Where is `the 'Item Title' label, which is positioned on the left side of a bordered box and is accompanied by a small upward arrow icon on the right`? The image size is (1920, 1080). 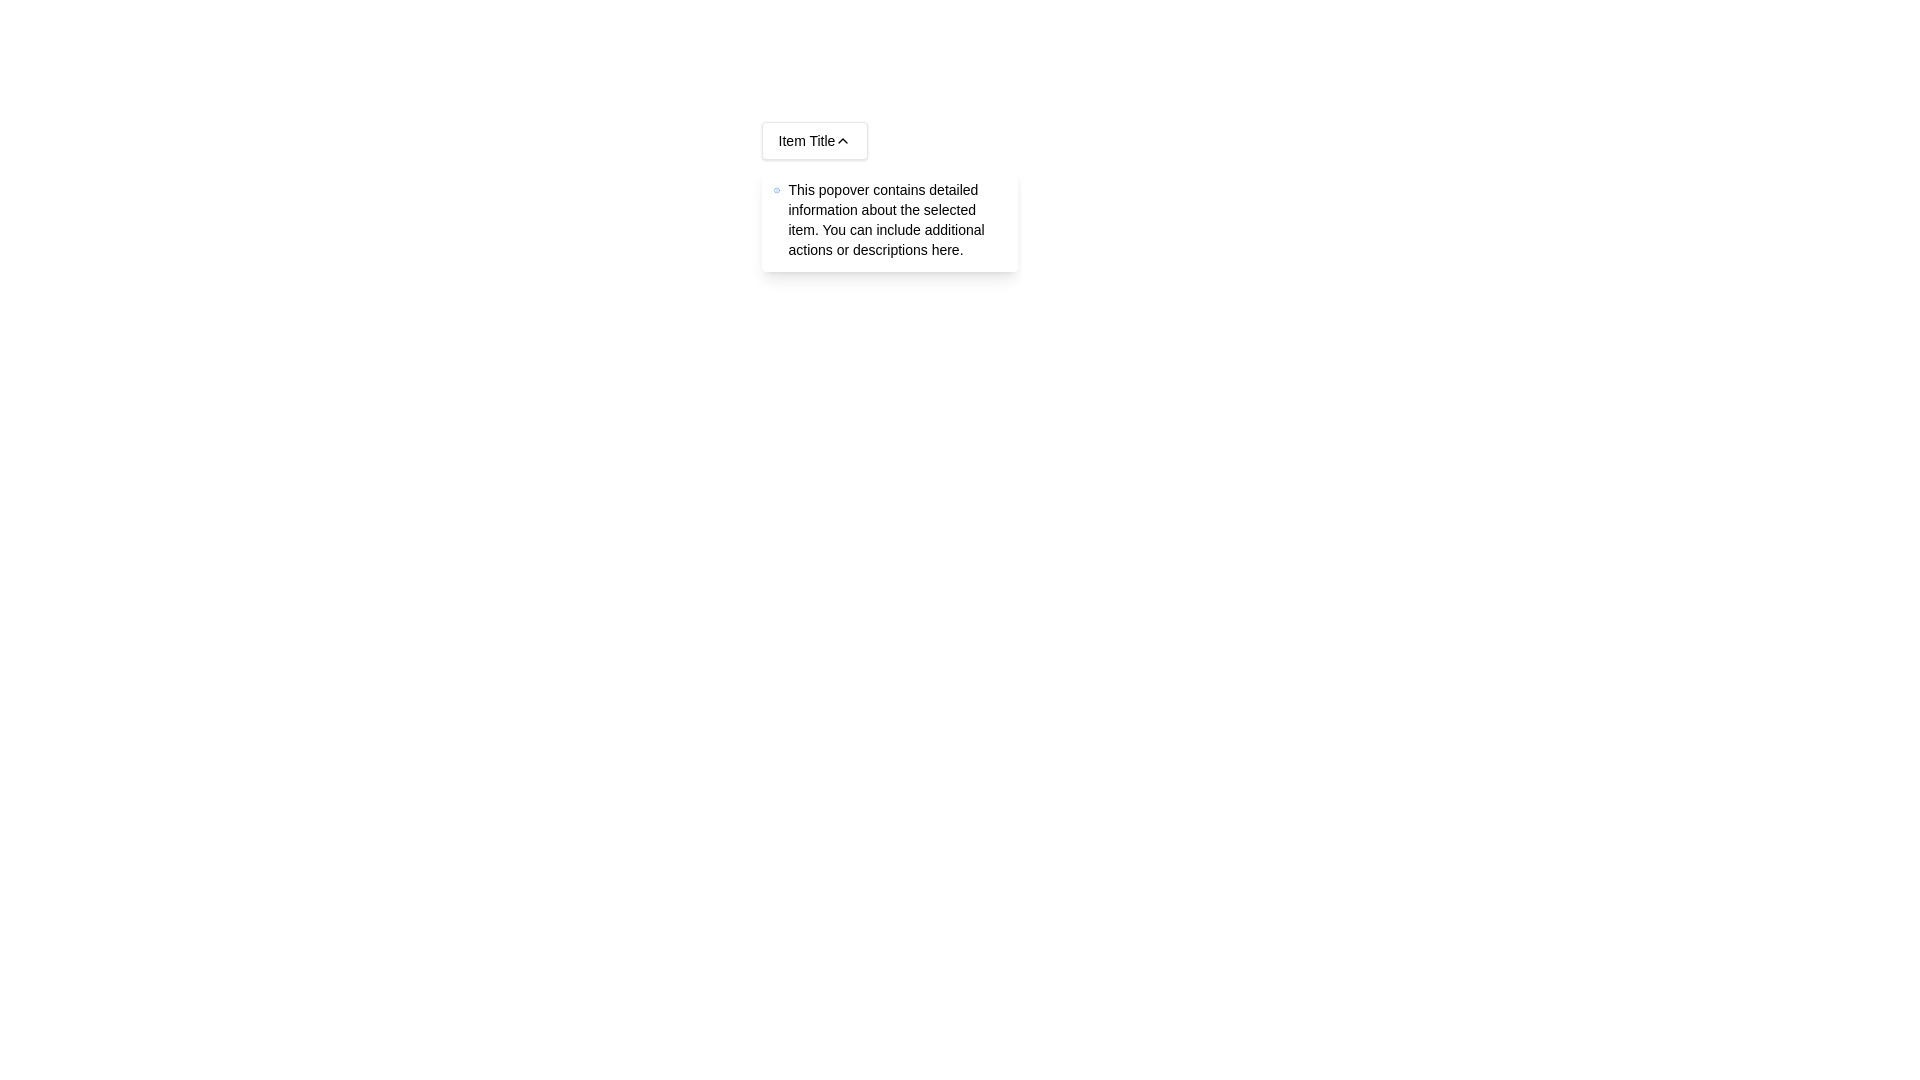 the 'Item Title' label, which is positioned on the left side of a bordered box and is accompanied by a small upward arrow icon on the right is located at coordinates (806, 140).